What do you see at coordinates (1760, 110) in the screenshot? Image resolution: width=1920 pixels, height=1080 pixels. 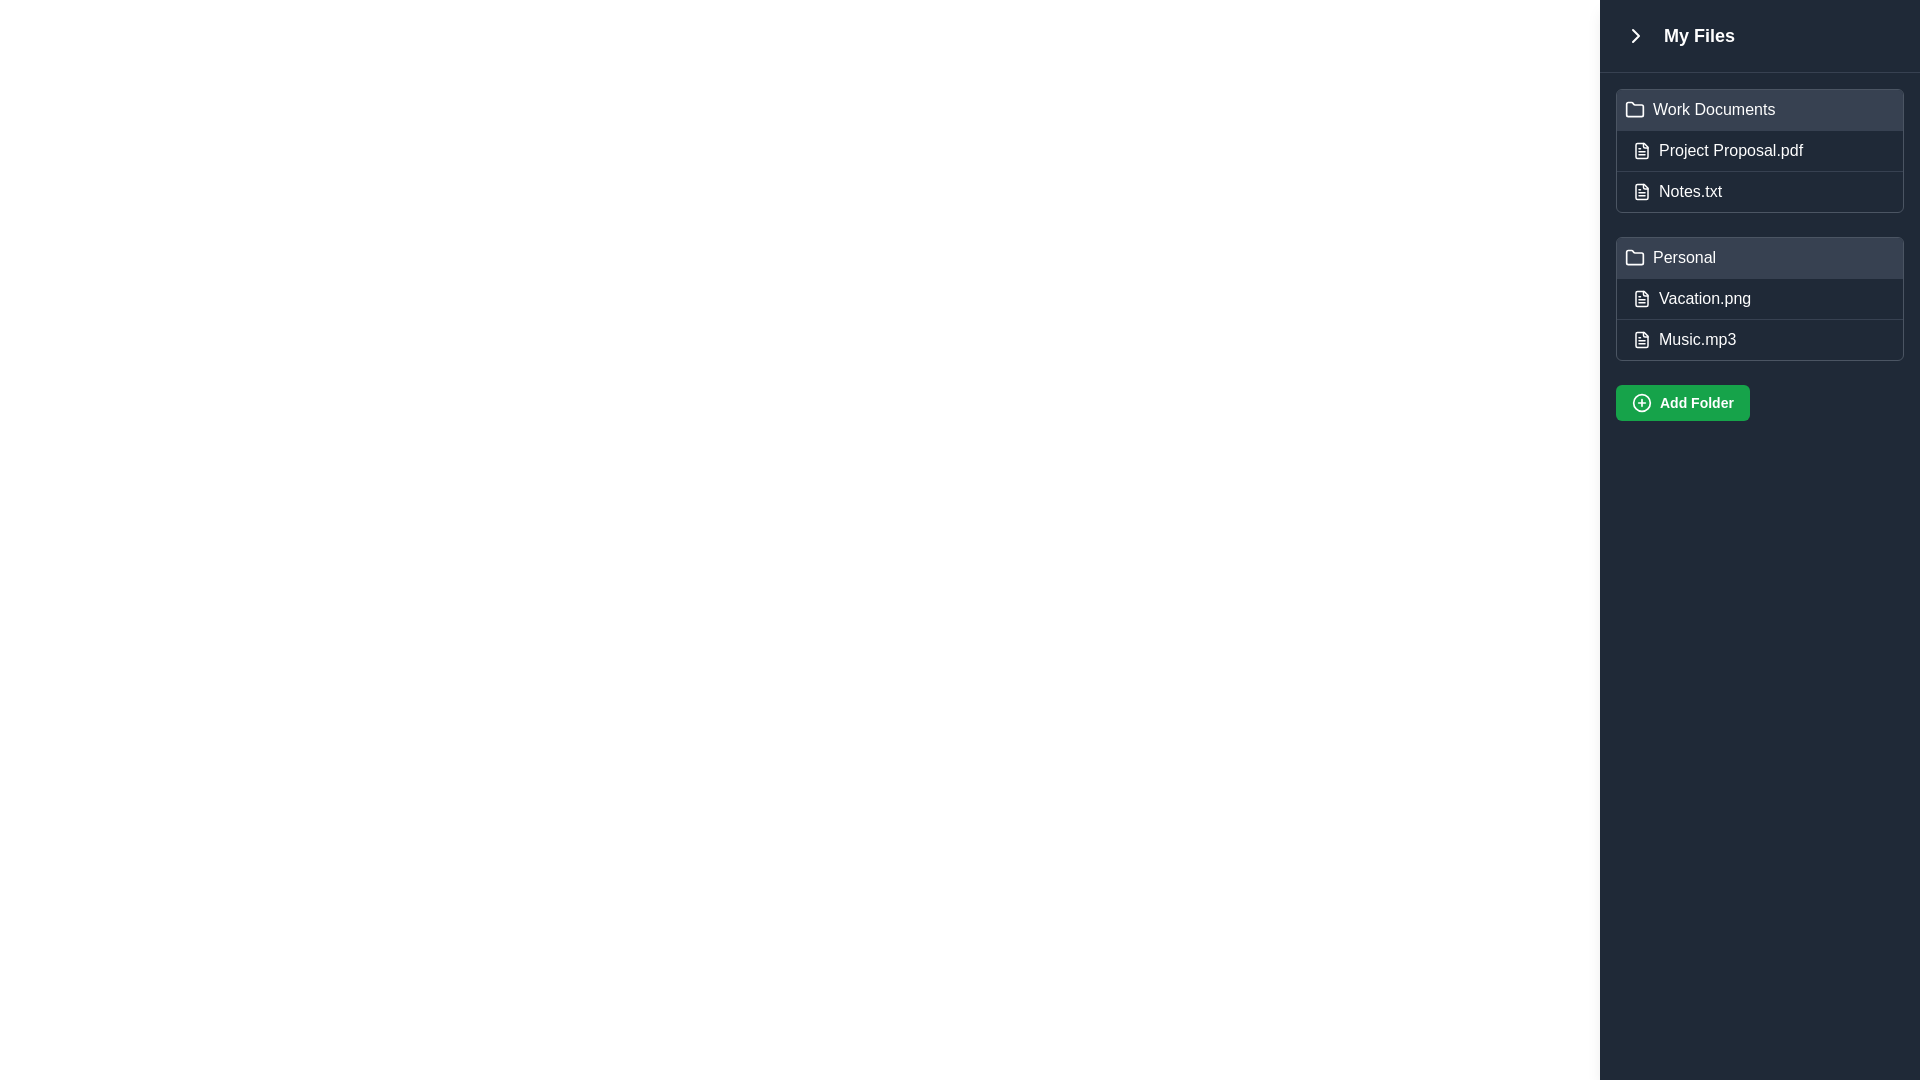 I see `the 'Work Documents' folder entry in the file list` at bounding box center [1760, 110].